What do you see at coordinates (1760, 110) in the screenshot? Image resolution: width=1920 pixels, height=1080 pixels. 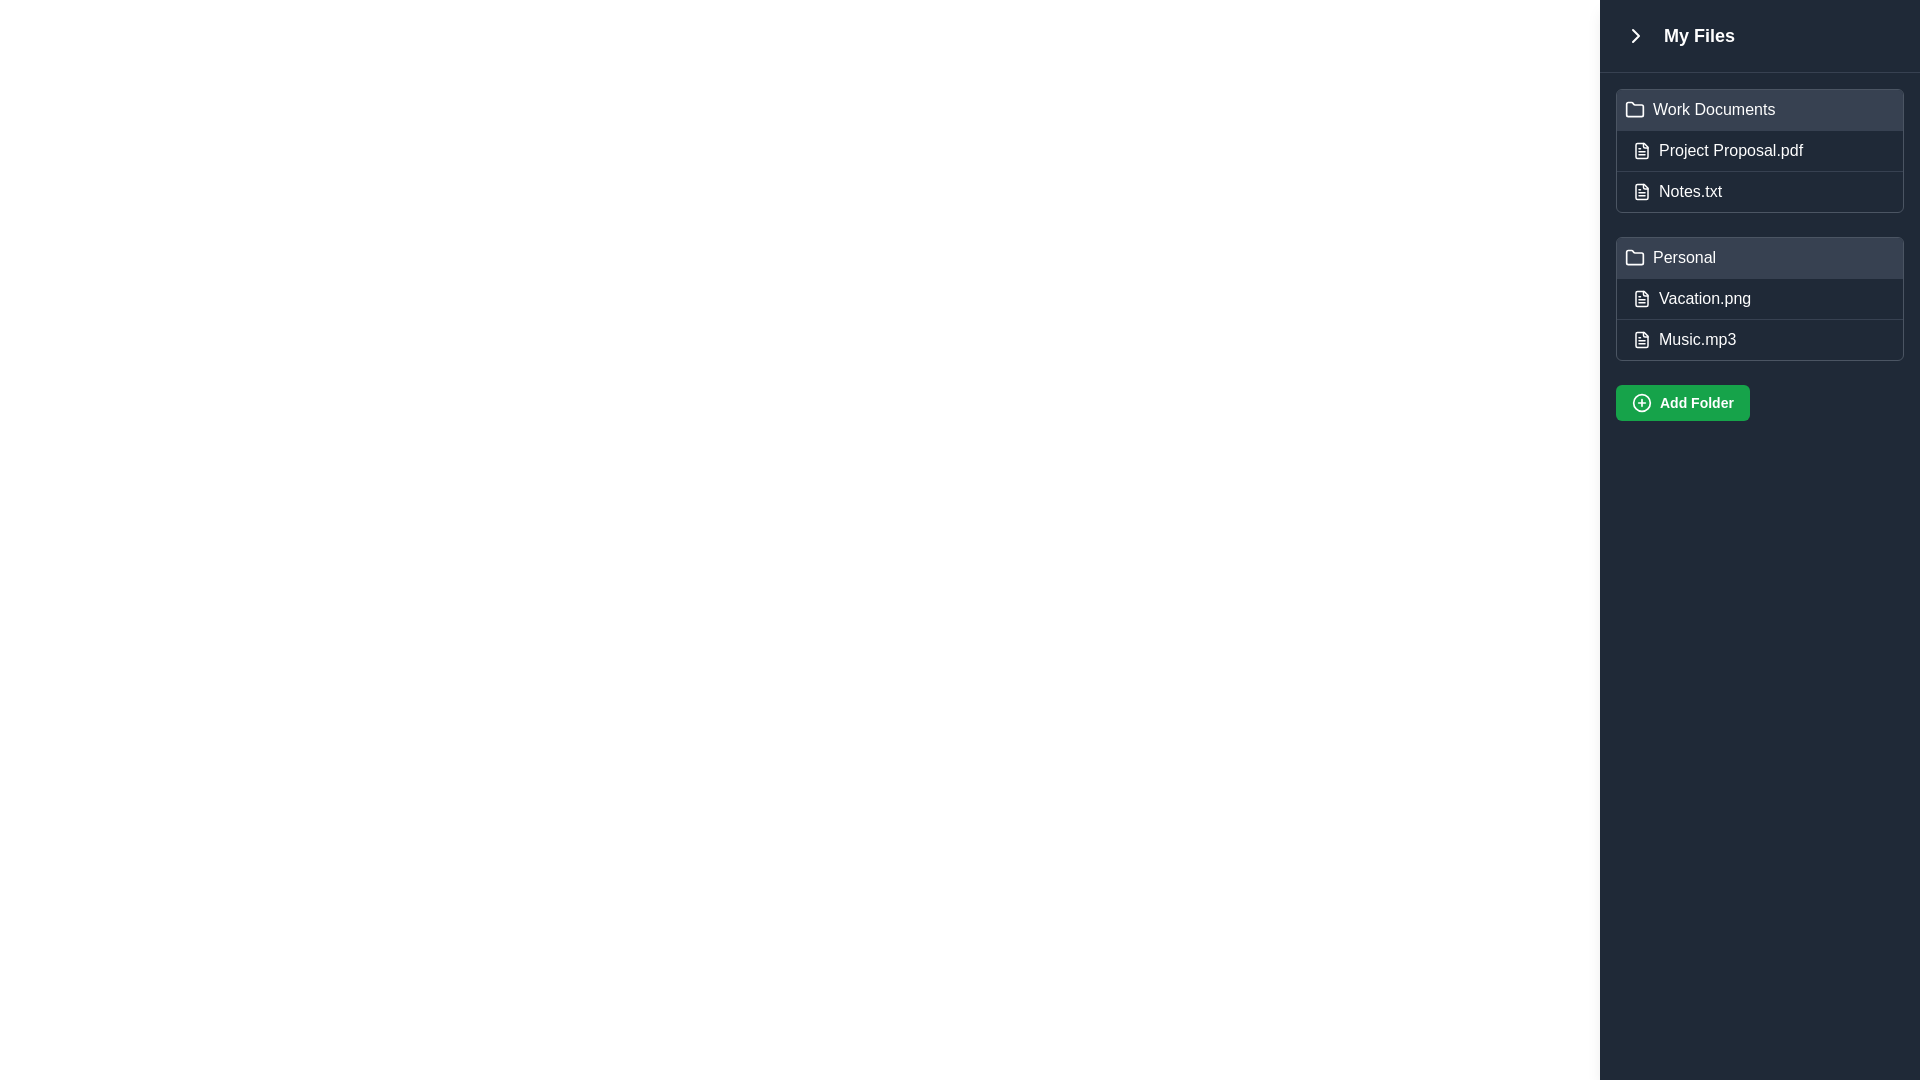 I see `the 'Work Documents' folder entry in the file list` at bounding box center [1760, 110].